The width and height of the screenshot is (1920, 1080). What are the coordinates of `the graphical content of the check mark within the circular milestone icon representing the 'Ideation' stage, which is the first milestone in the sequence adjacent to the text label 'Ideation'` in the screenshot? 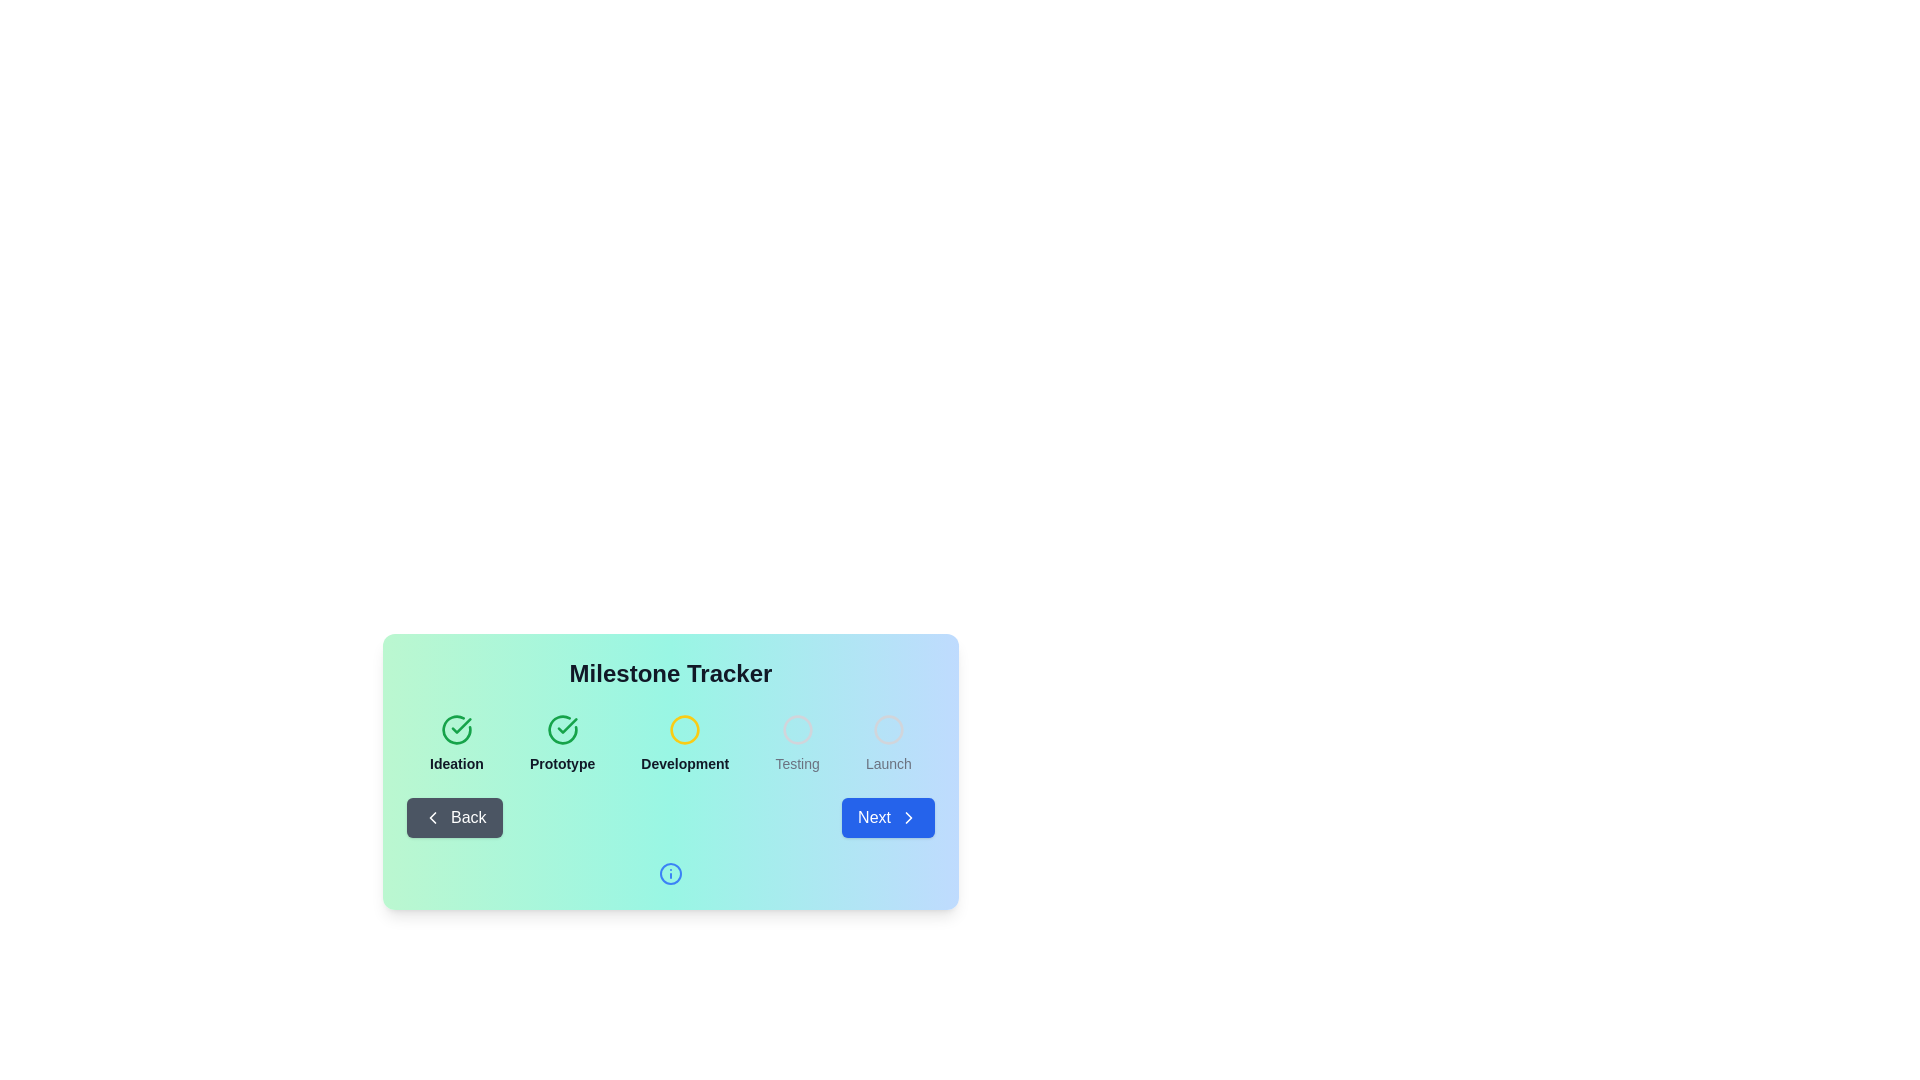 It's located at (455, 729).